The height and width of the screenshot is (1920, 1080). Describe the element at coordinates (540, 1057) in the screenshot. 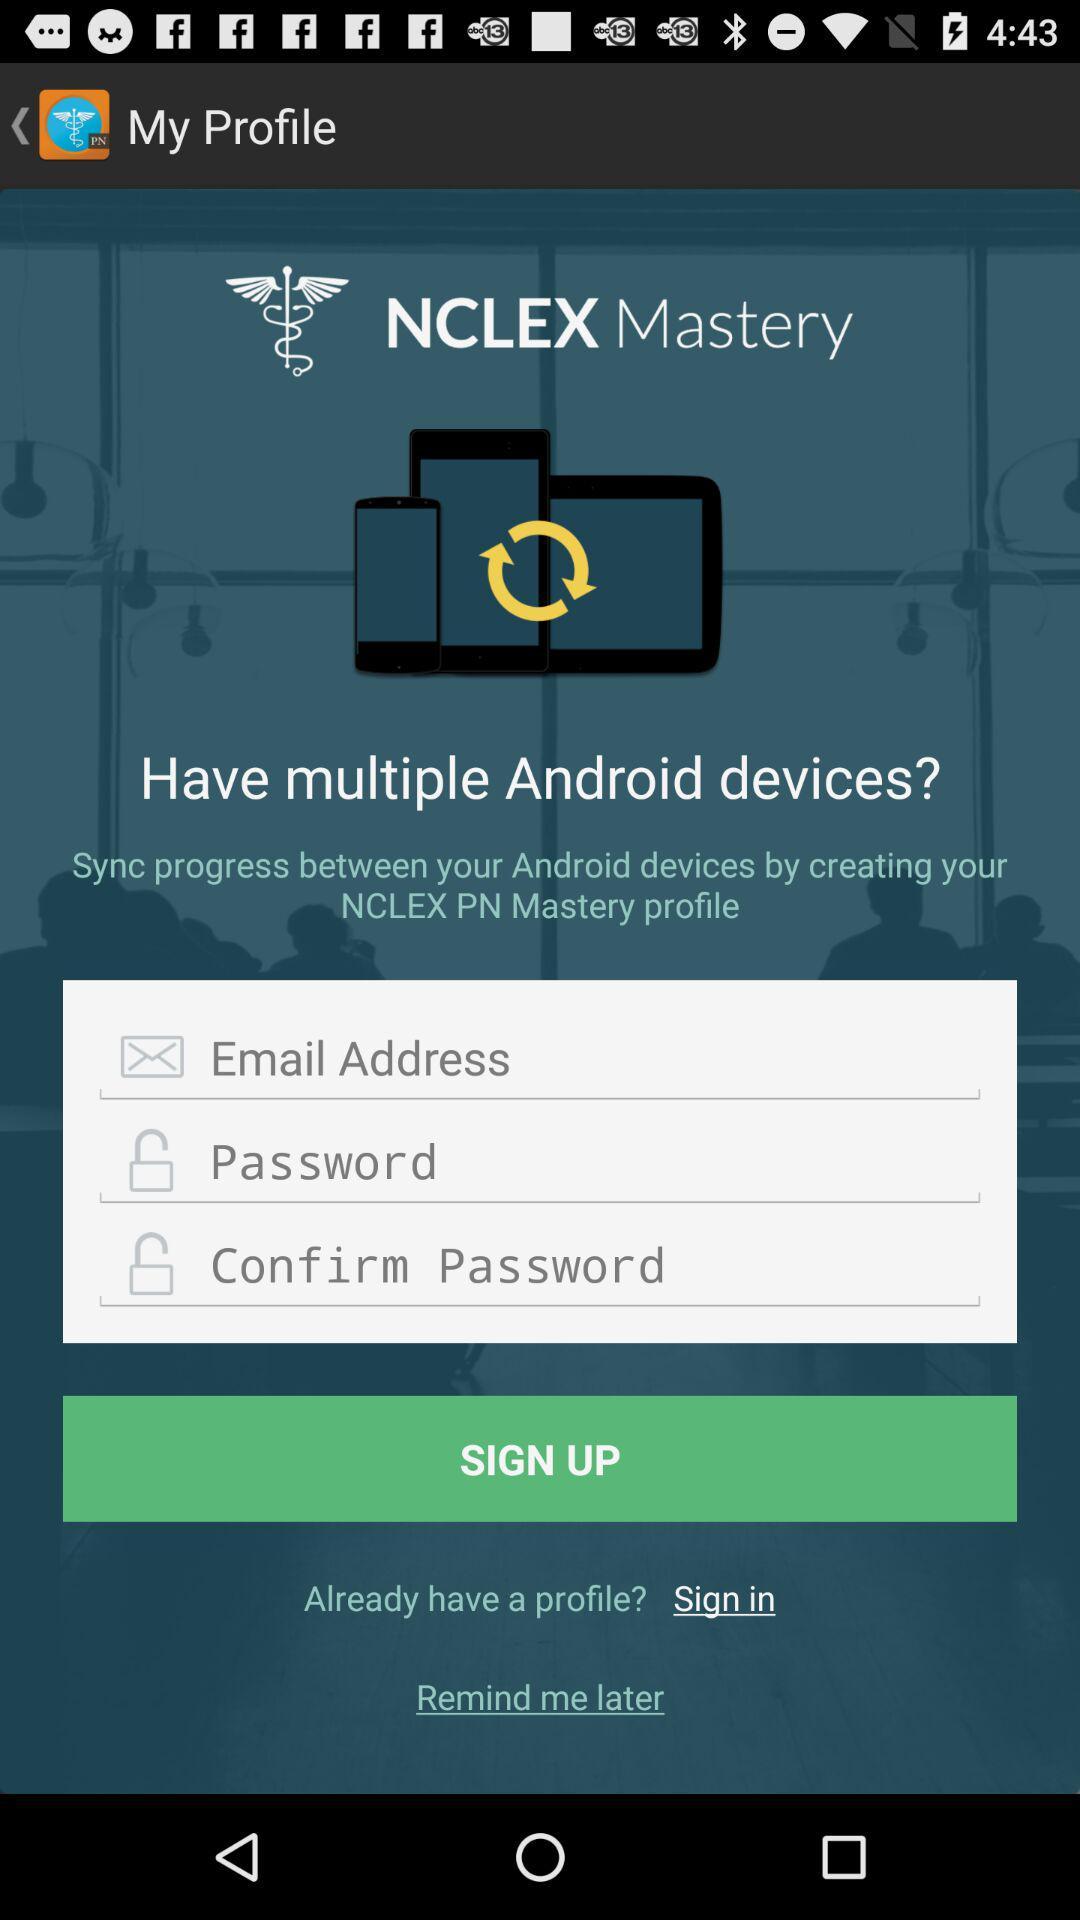

I see `write your e-mail` at that location.